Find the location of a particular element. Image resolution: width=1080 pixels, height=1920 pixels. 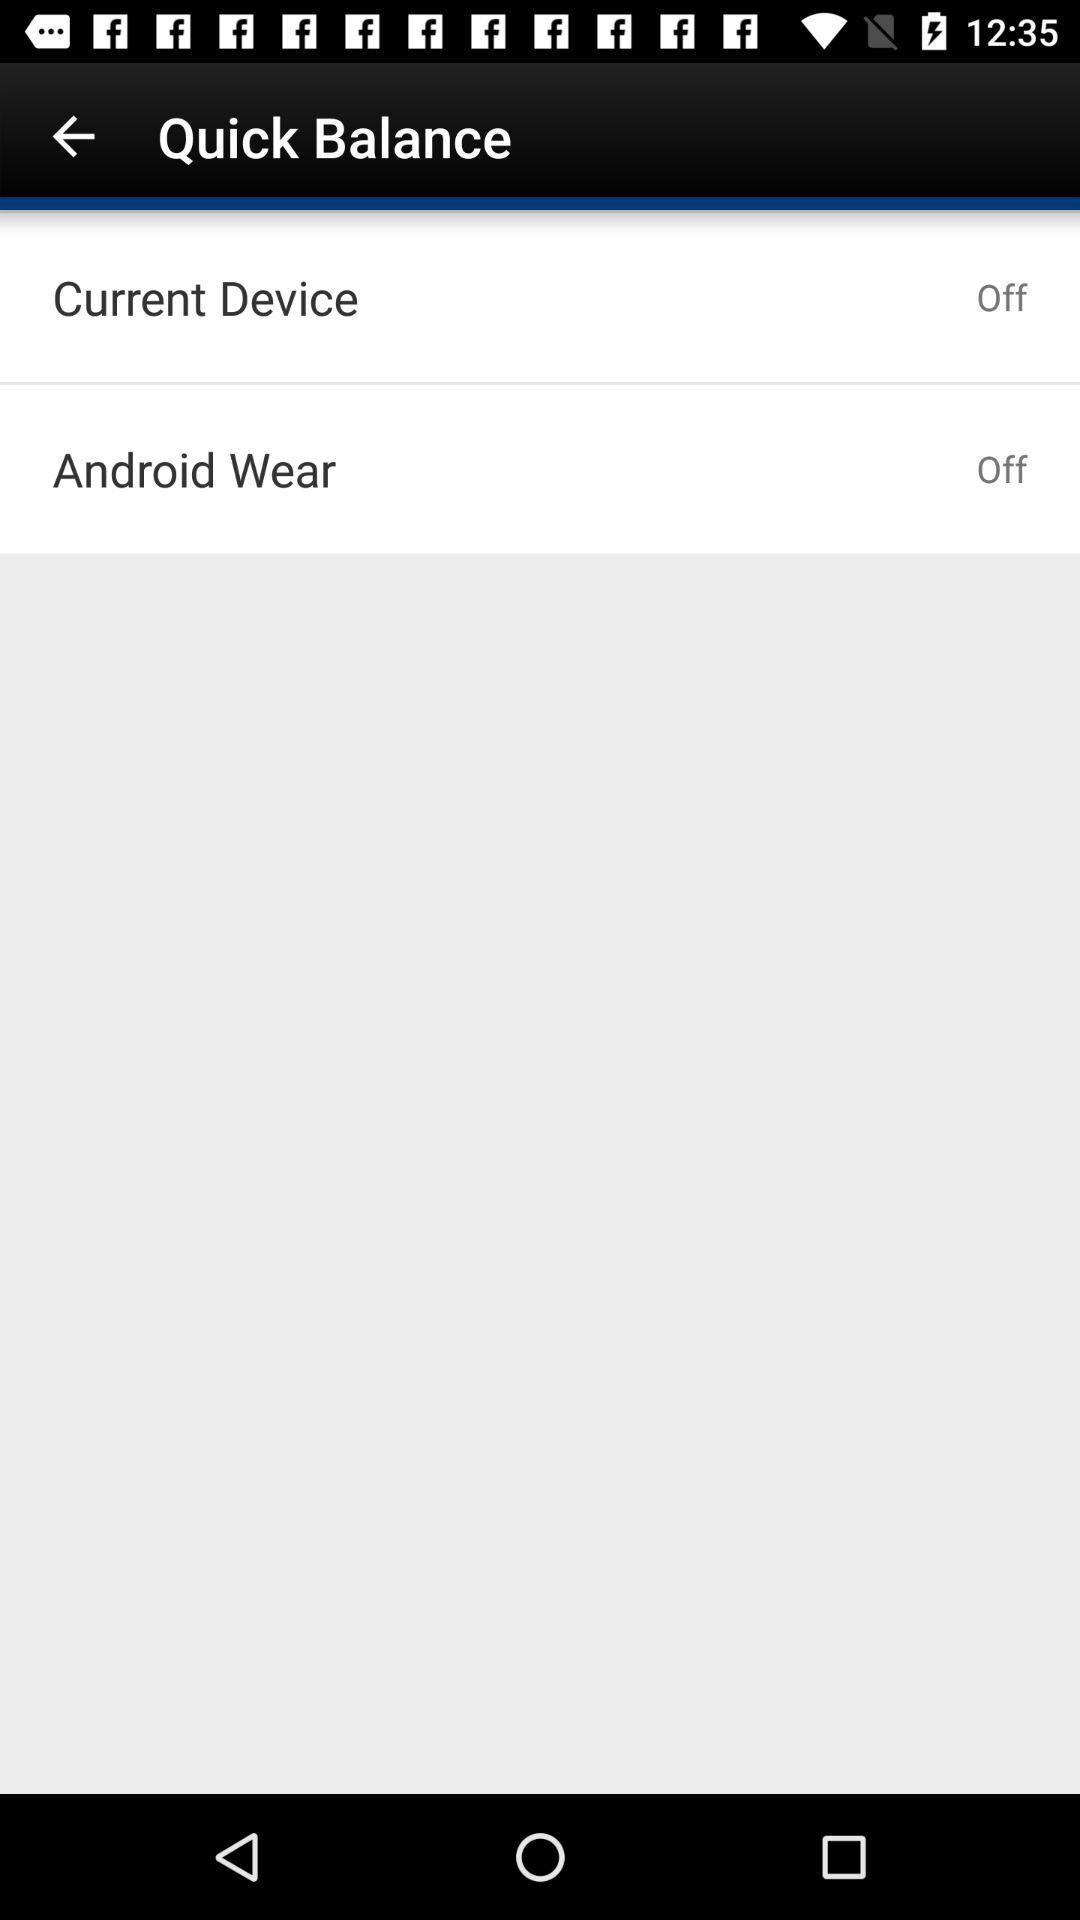

the item next to the quick balance app is located at coordinates (72, 135).